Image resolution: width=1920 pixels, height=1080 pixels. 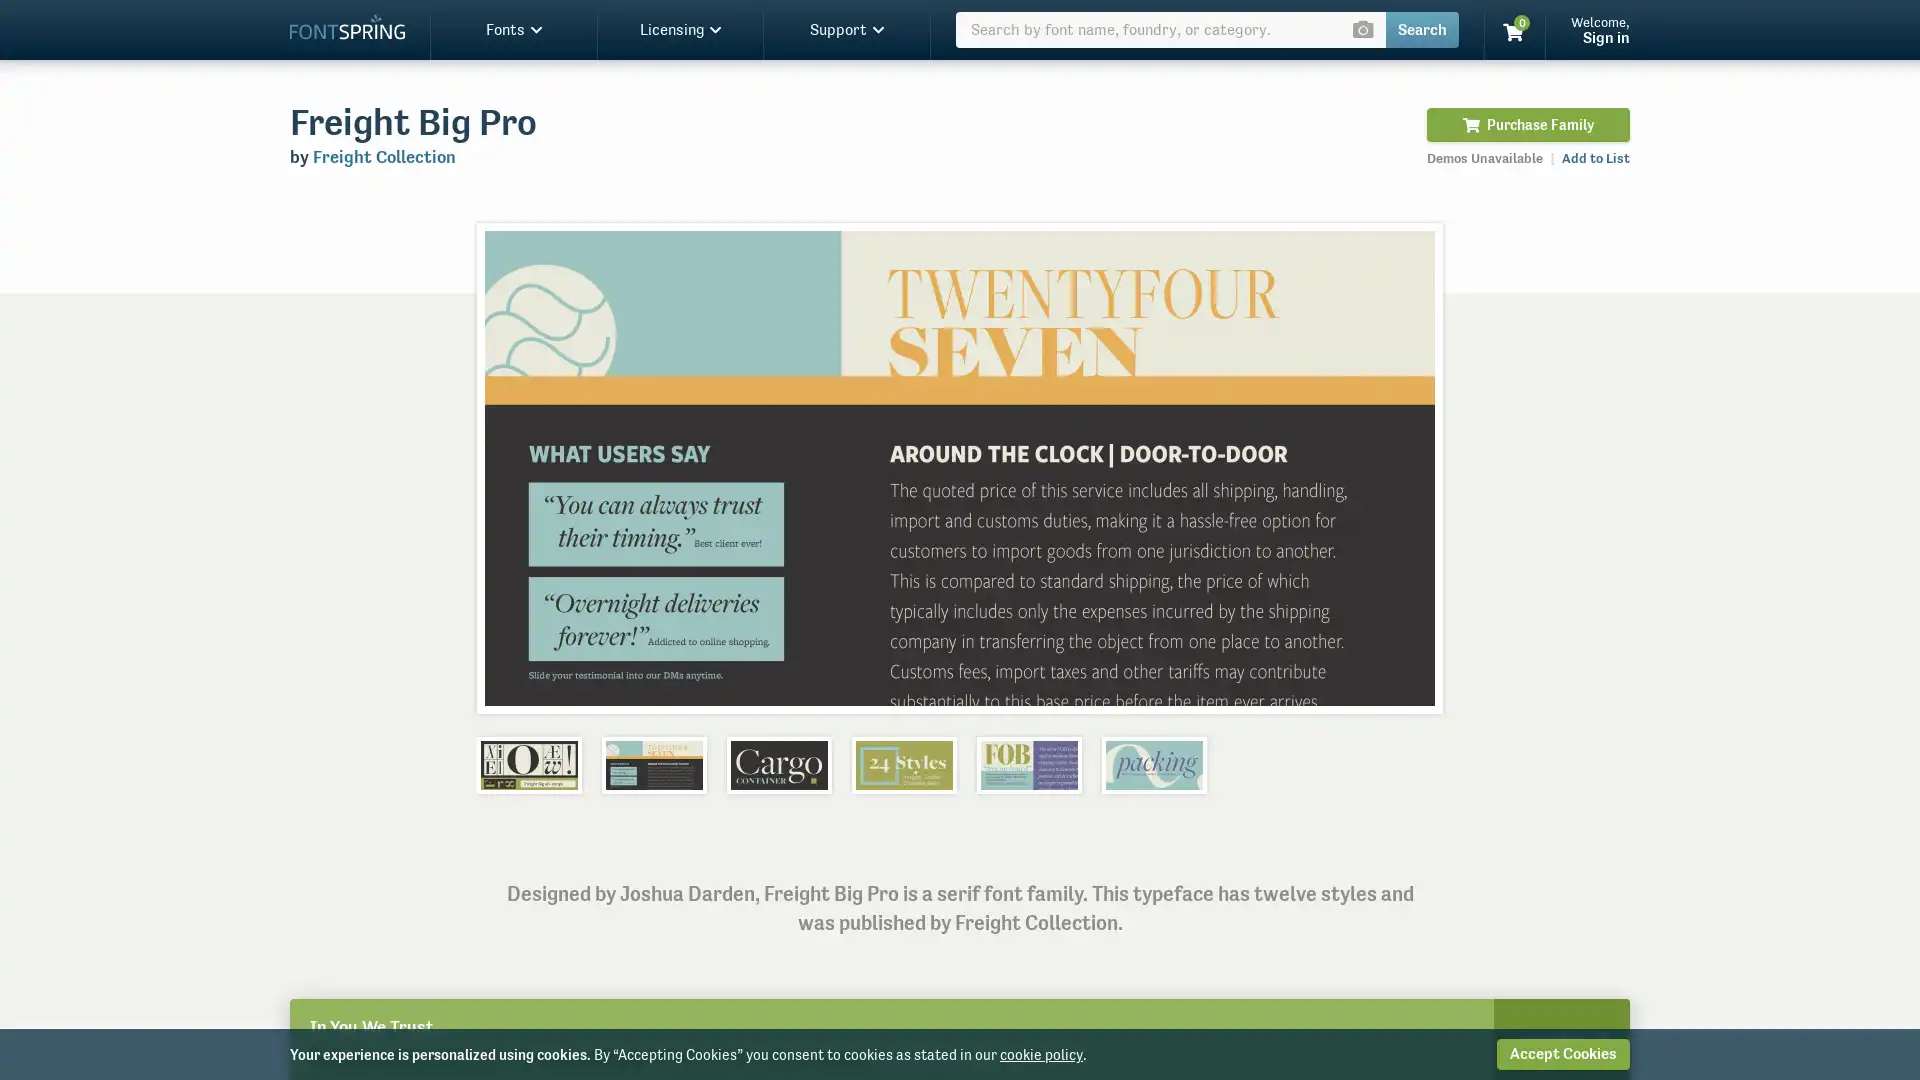 I want to click on Add to List, so click(x=1595, y=157).